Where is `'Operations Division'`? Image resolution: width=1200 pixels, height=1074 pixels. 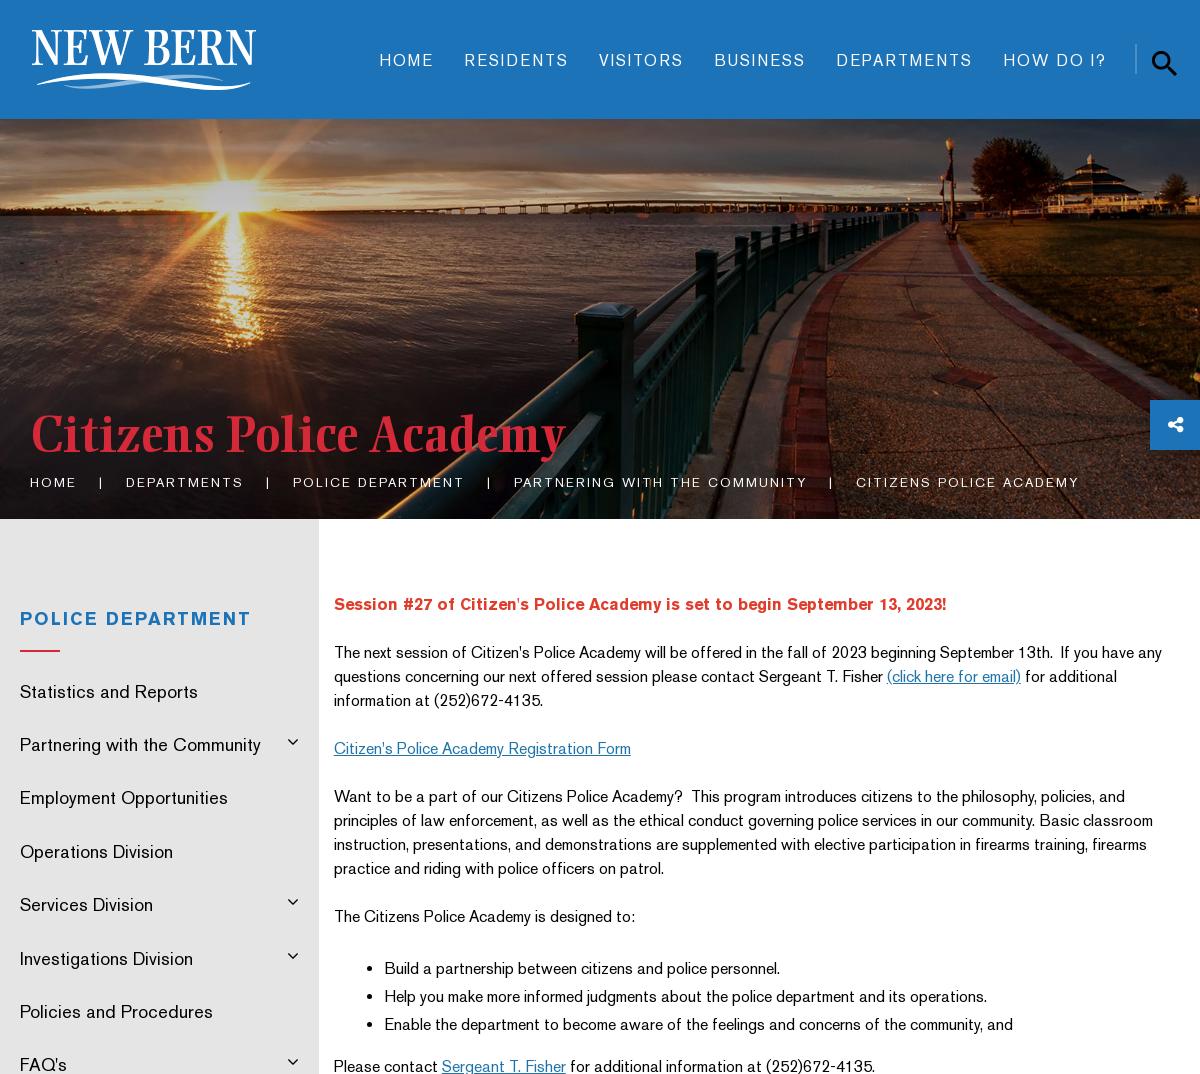 'Operations Division' is located at coordinates (96, 850).